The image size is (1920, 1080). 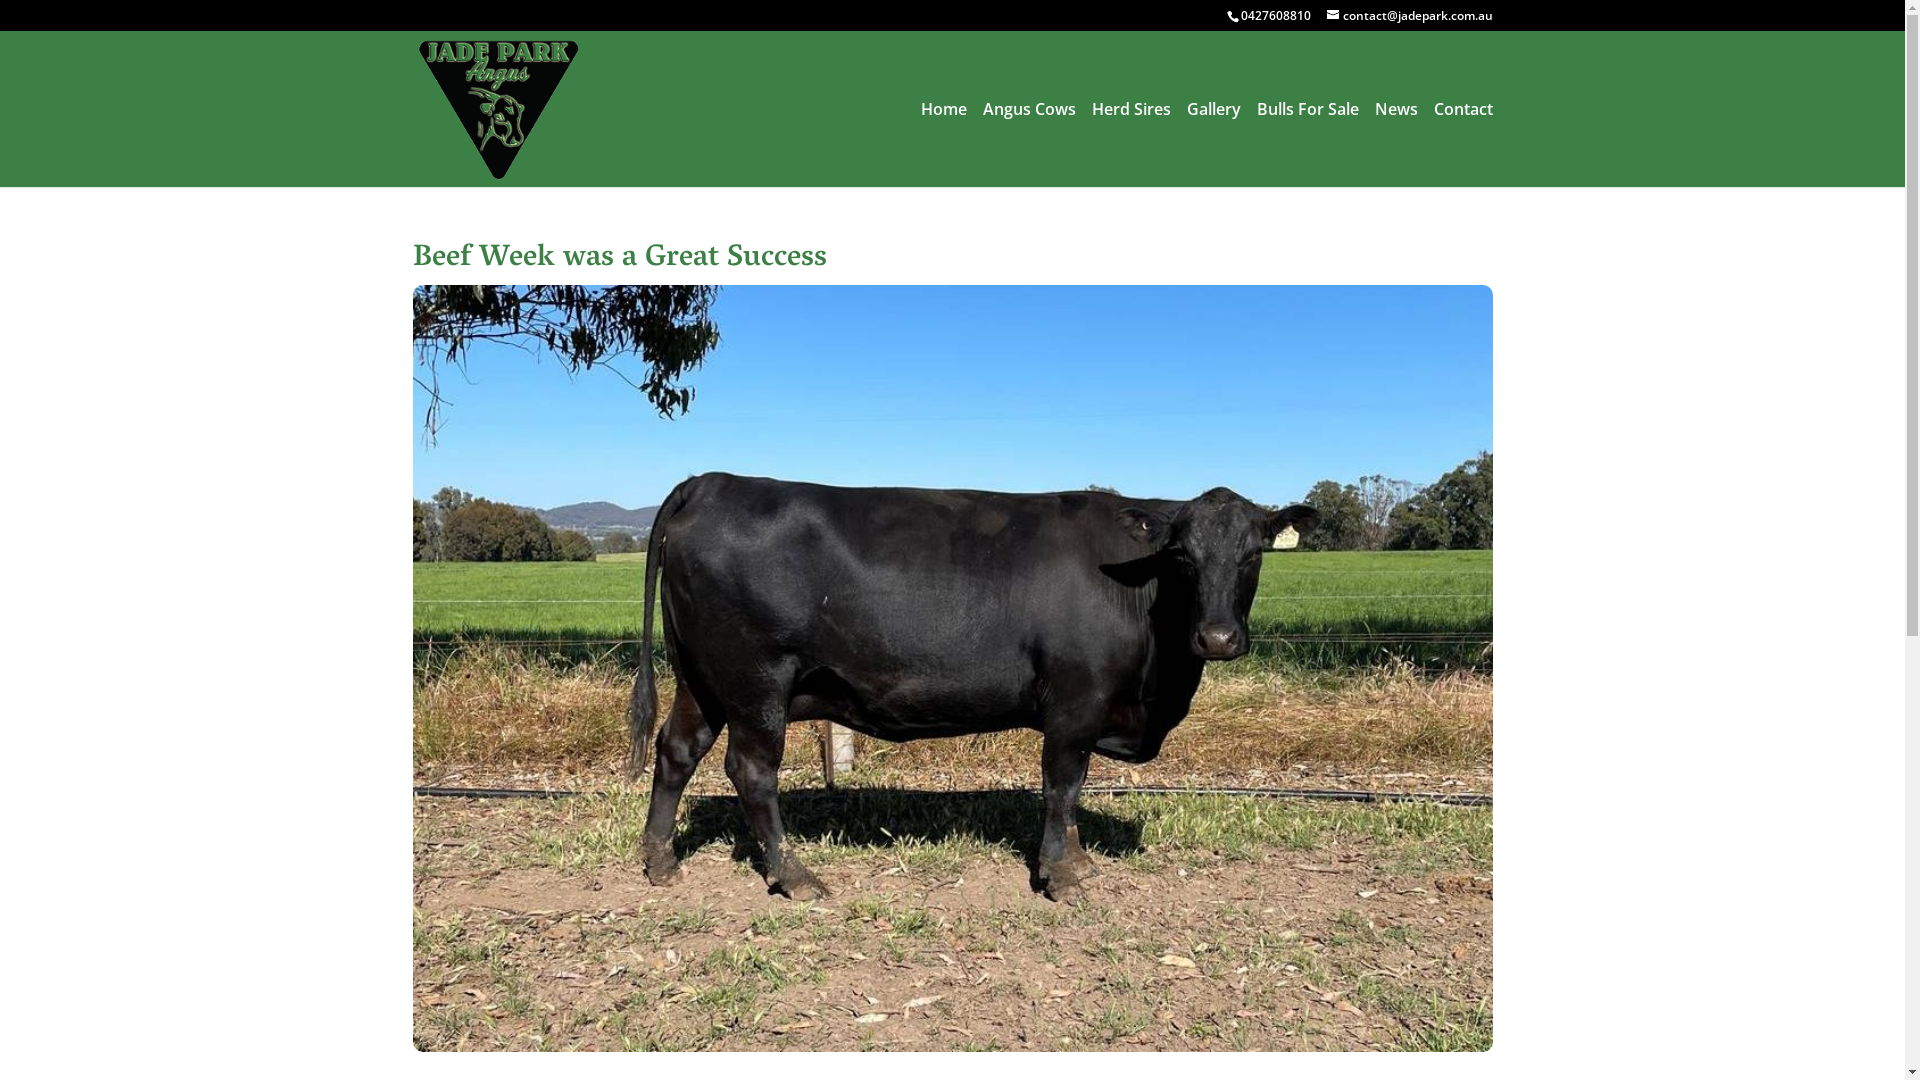 I want to click on '0427608810', so click(x=1224, y=15).